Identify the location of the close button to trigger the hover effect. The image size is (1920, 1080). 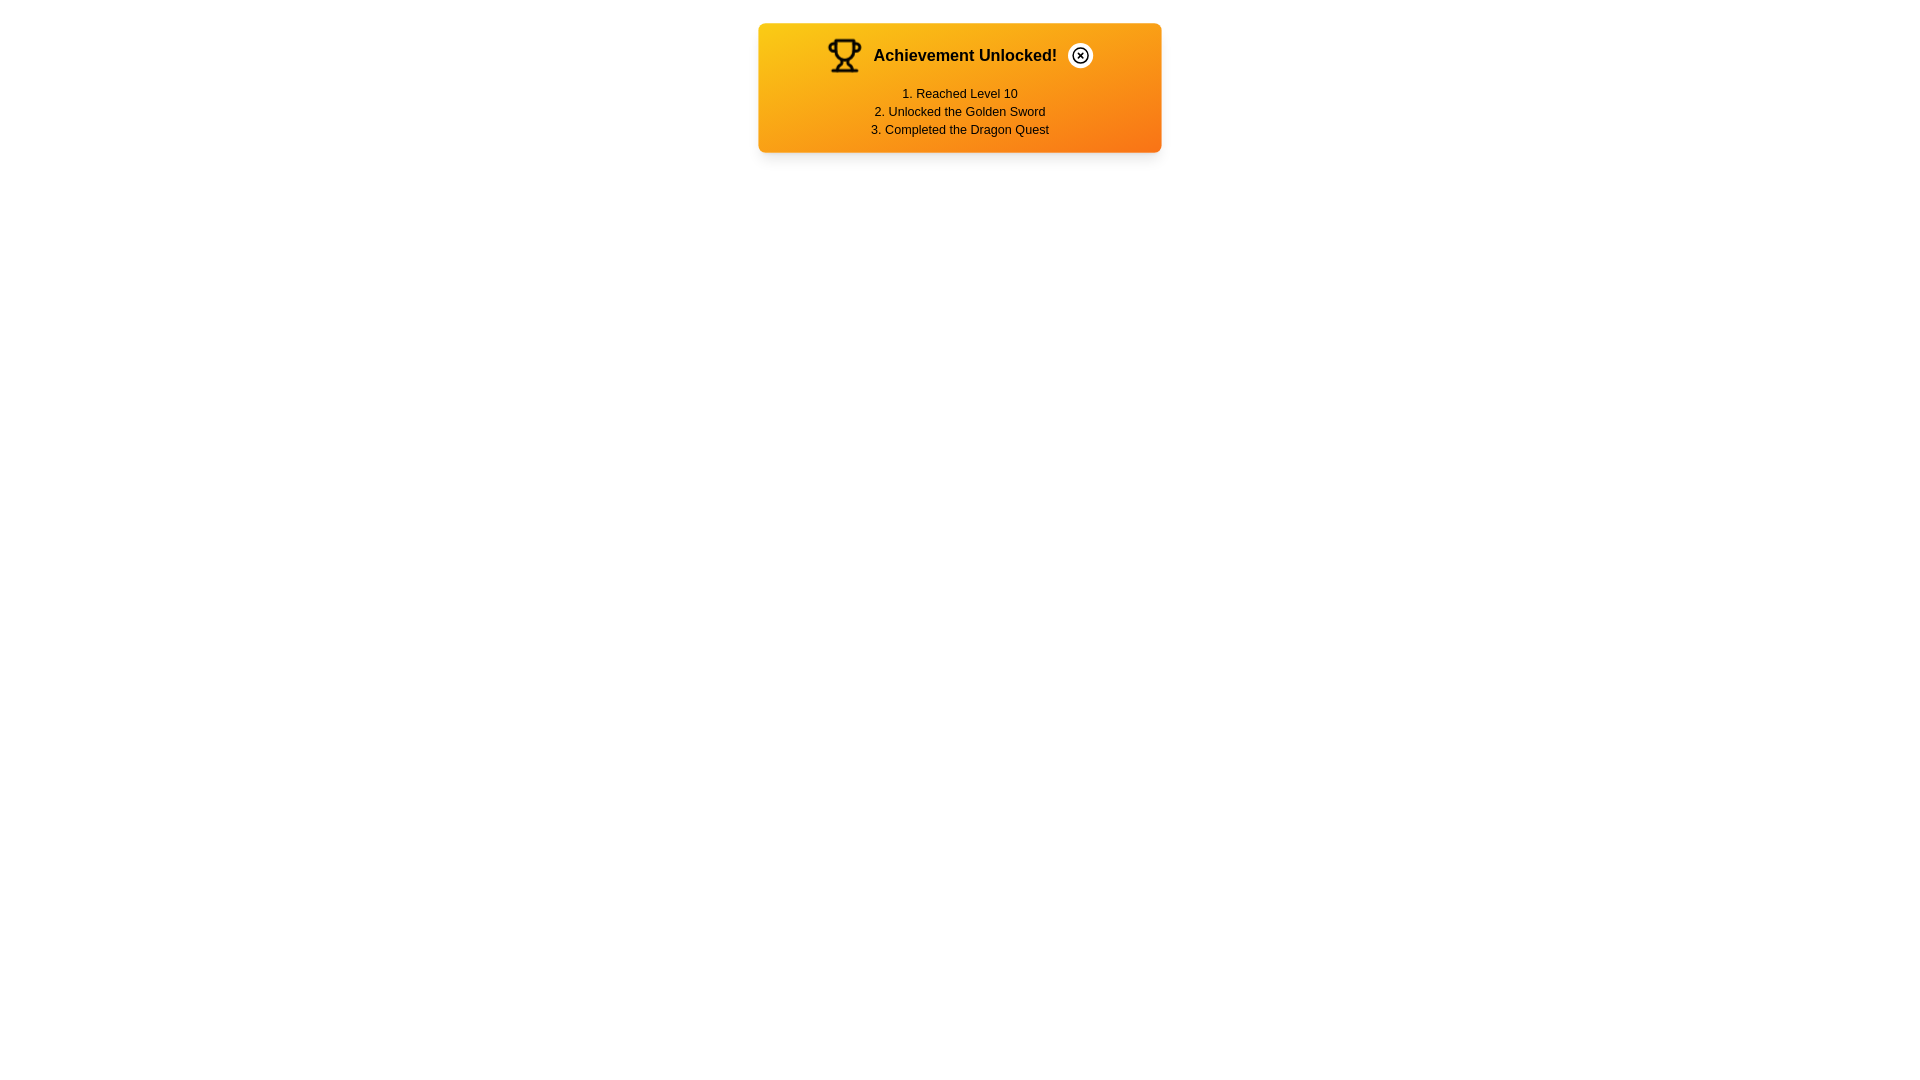
(1079, 54).